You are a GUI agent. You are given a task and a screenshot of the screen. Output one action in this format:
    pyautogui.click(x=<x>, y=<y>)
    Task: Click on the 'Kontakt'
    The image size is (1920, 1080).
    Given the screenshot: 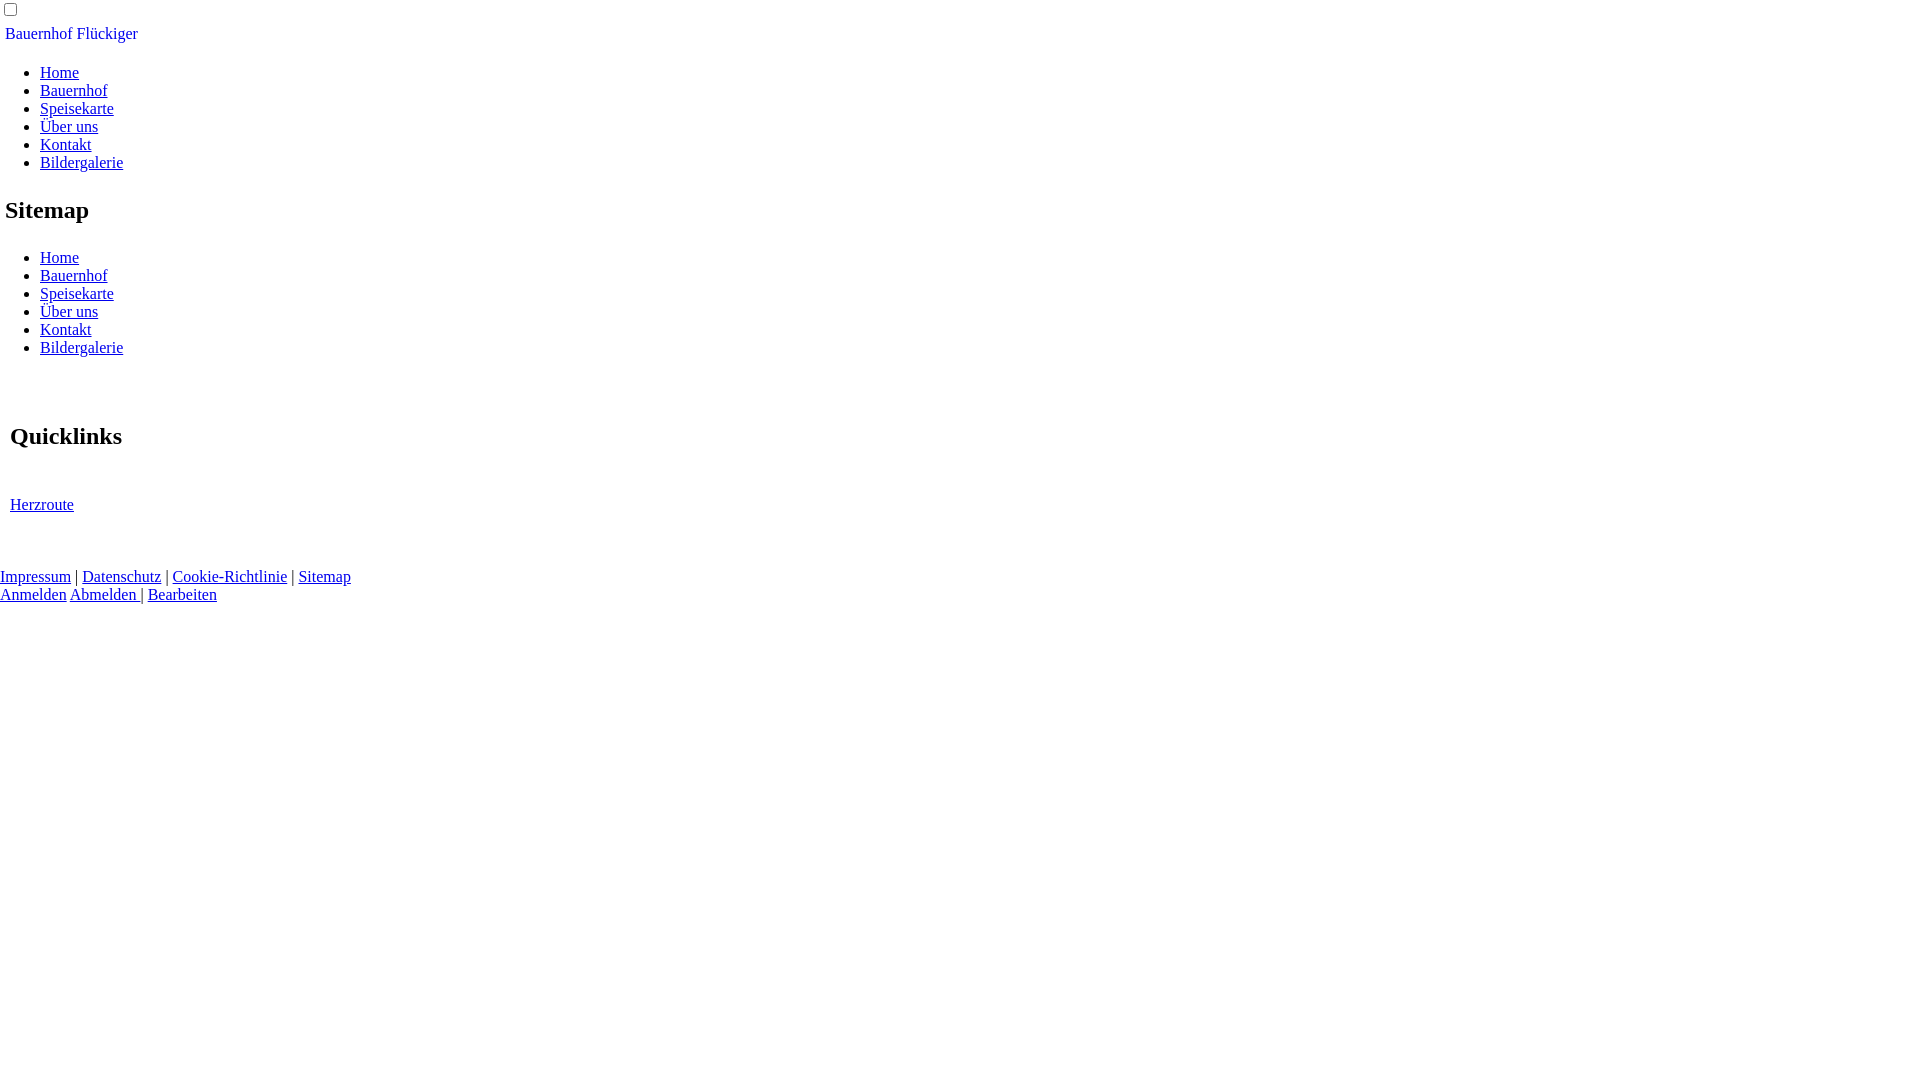 What is the action you would take?
    pyautogui.click(x=66, y=143)
    